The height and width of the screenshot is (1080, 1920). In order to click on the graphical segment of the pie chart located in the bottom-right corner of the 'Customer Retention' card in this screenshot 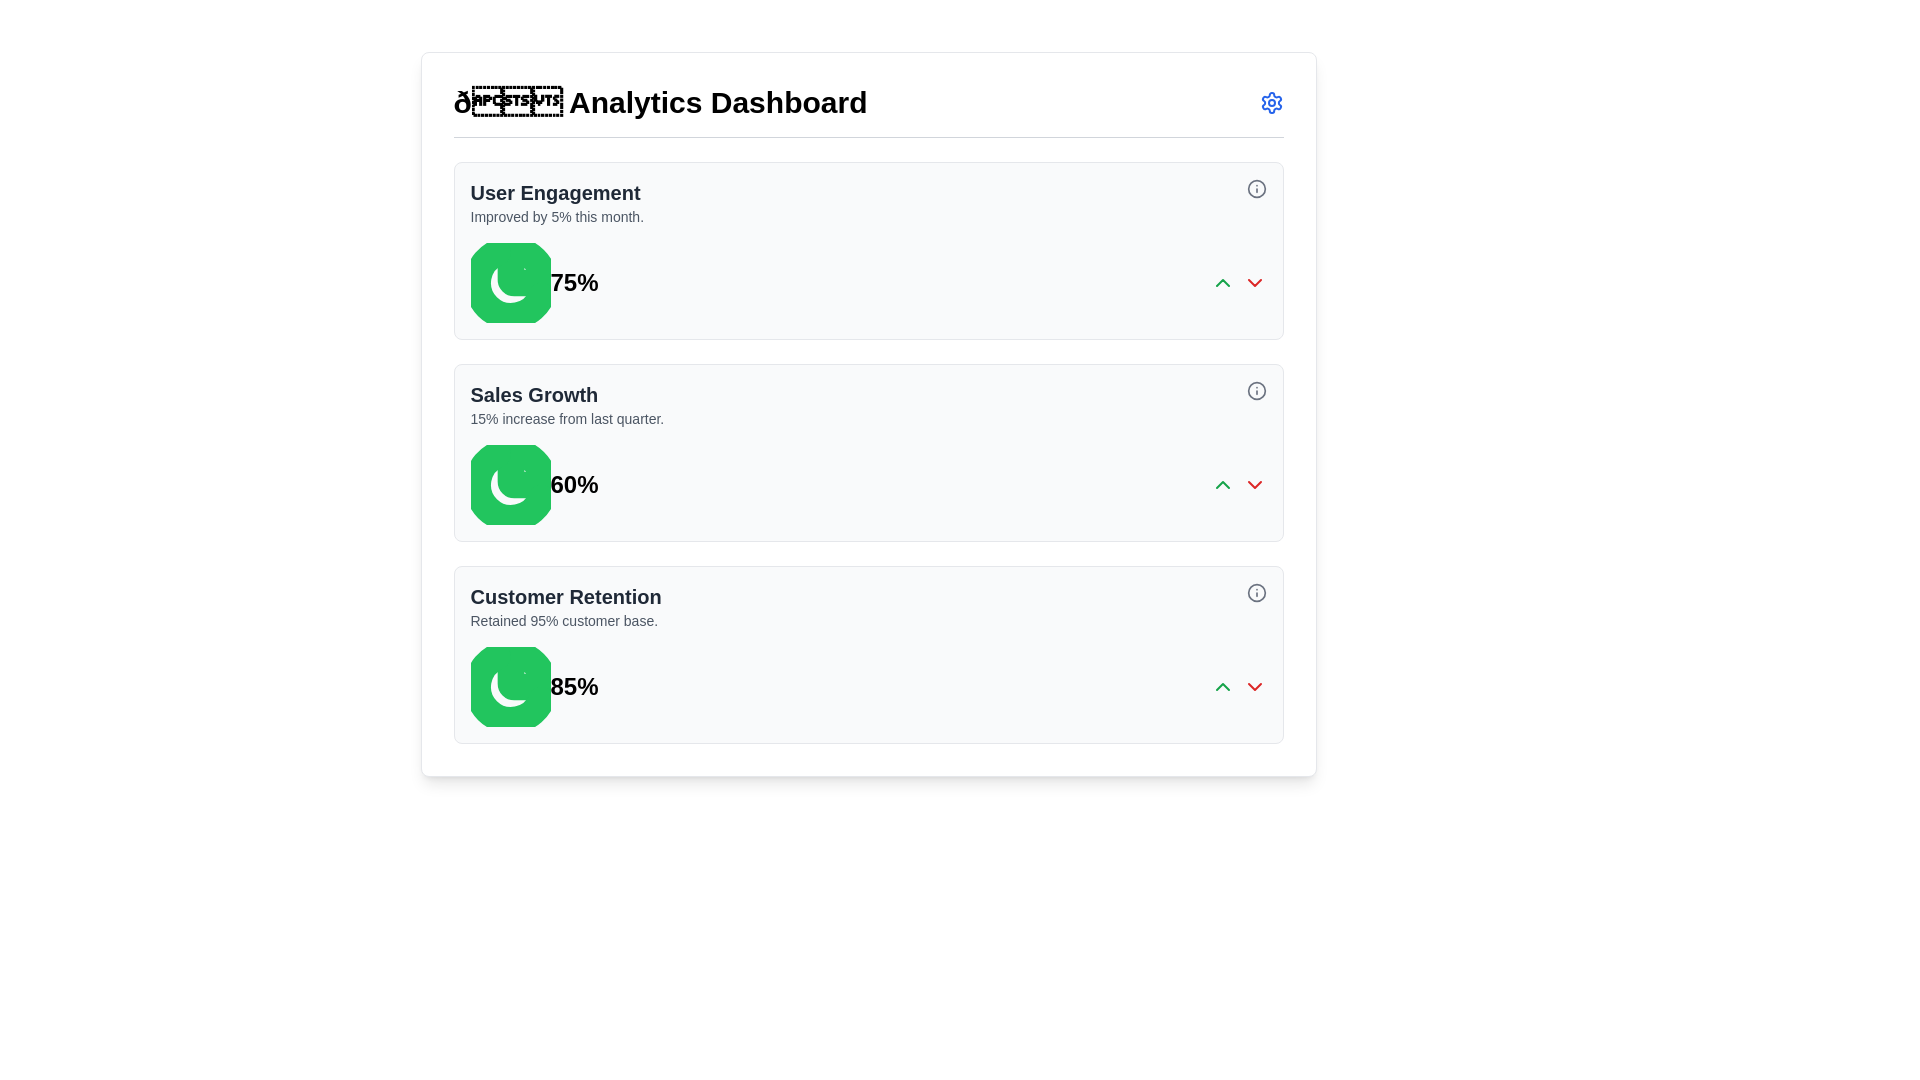, I will do `click(509, 687)`.